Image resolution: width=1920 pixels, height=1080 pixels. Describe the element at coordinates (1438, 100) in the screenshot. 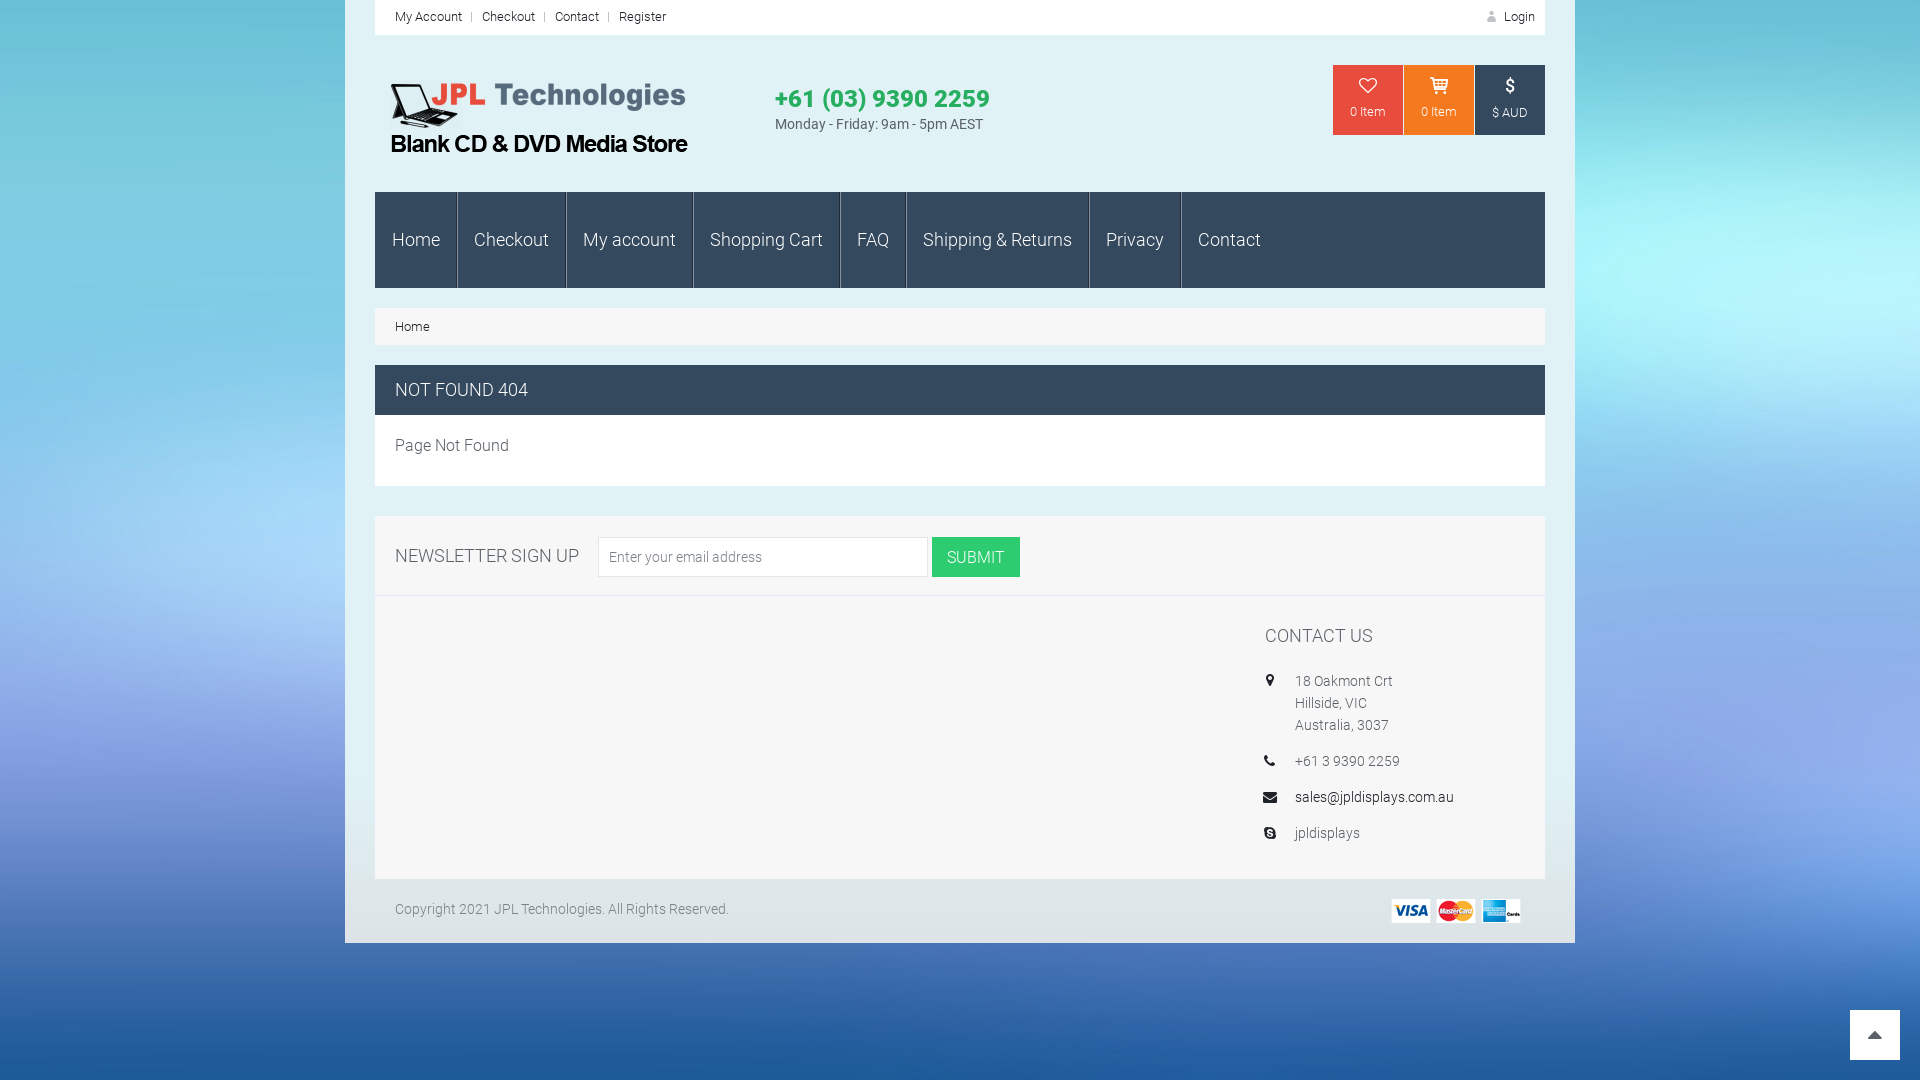

I see `'0 Item'` at that location.